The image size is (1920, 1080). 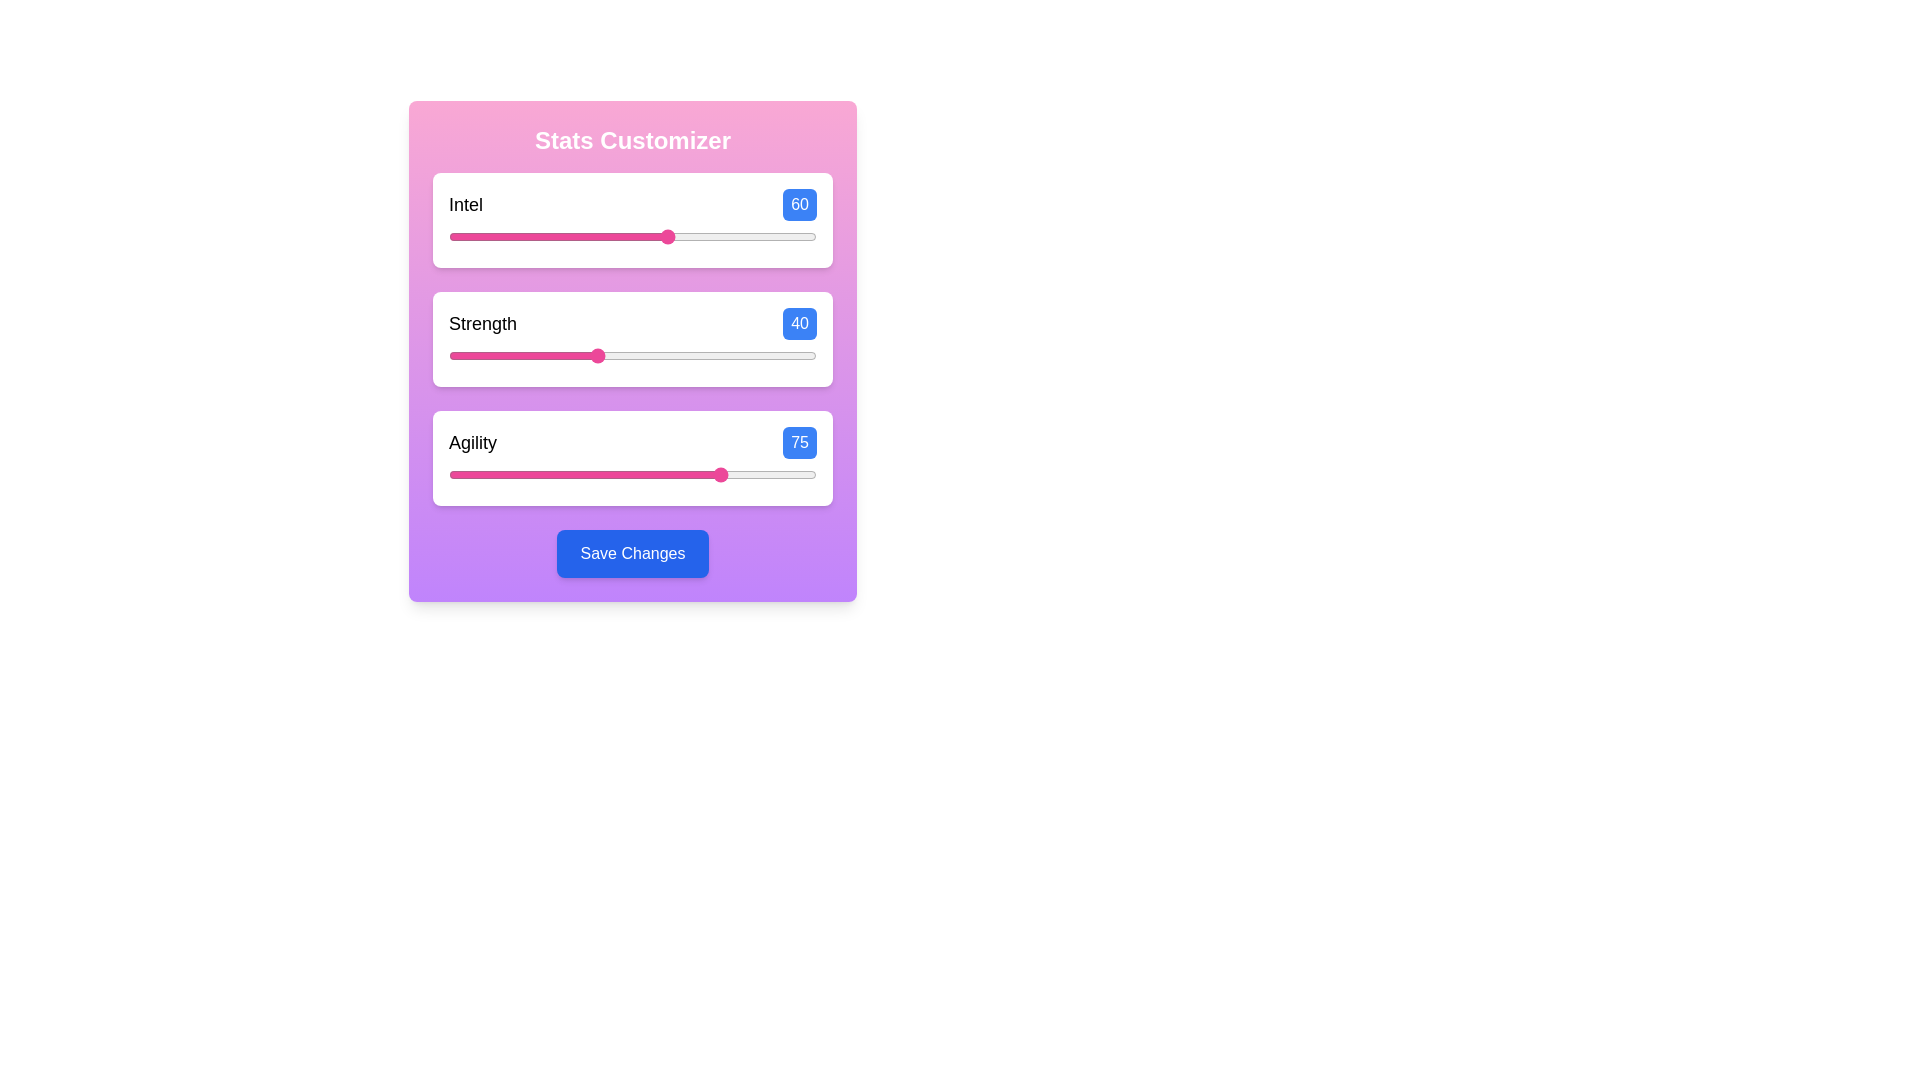 I want to click on the Static text label displaying 'Strength', which is located in the second row of a structured list and is to the left of the blue badge displaying the number 40, so click(x=483, y=323).